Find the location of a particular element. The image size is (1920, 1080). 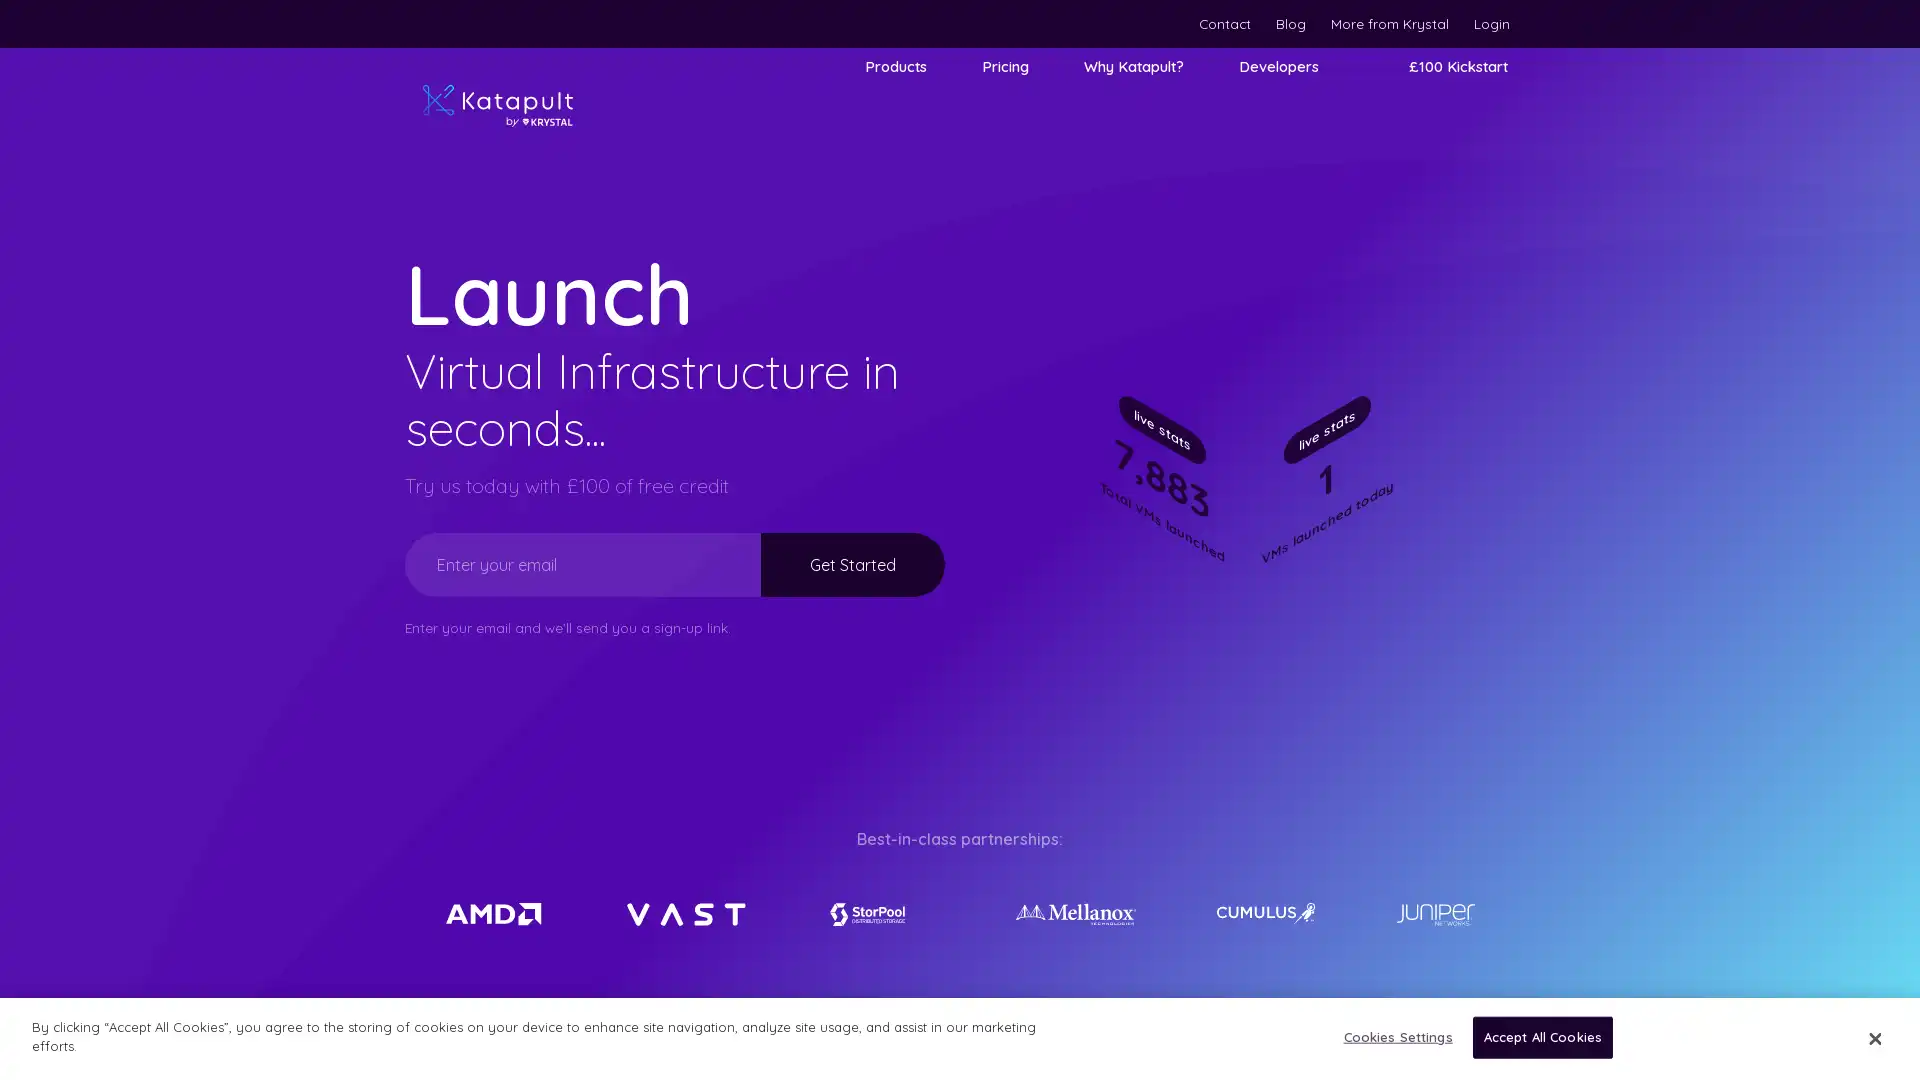

Cookies Settings is located at coordinates (1391, 1036).